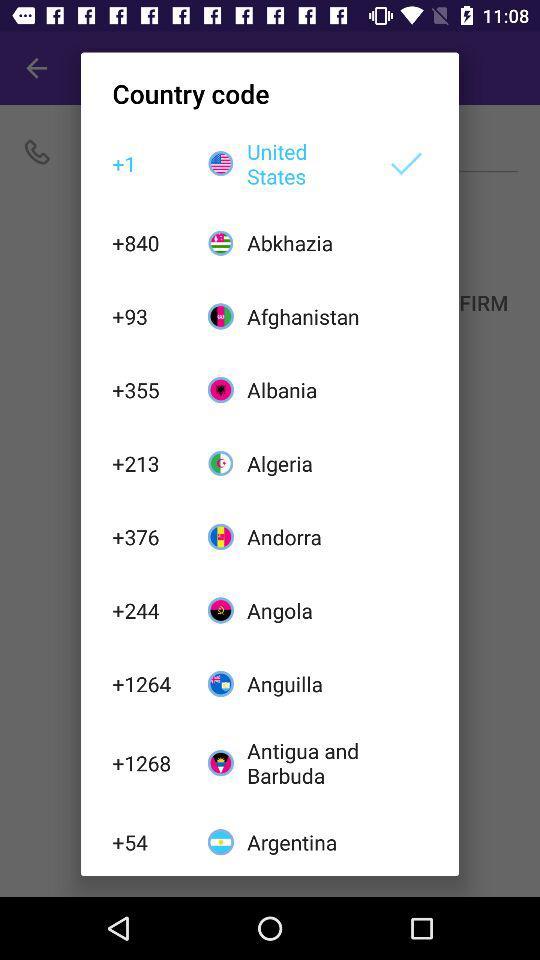 Image resolution: width=540 pixels, height=960 pixels. I want to click on icon below the +1268 icon, so click(148, 841).